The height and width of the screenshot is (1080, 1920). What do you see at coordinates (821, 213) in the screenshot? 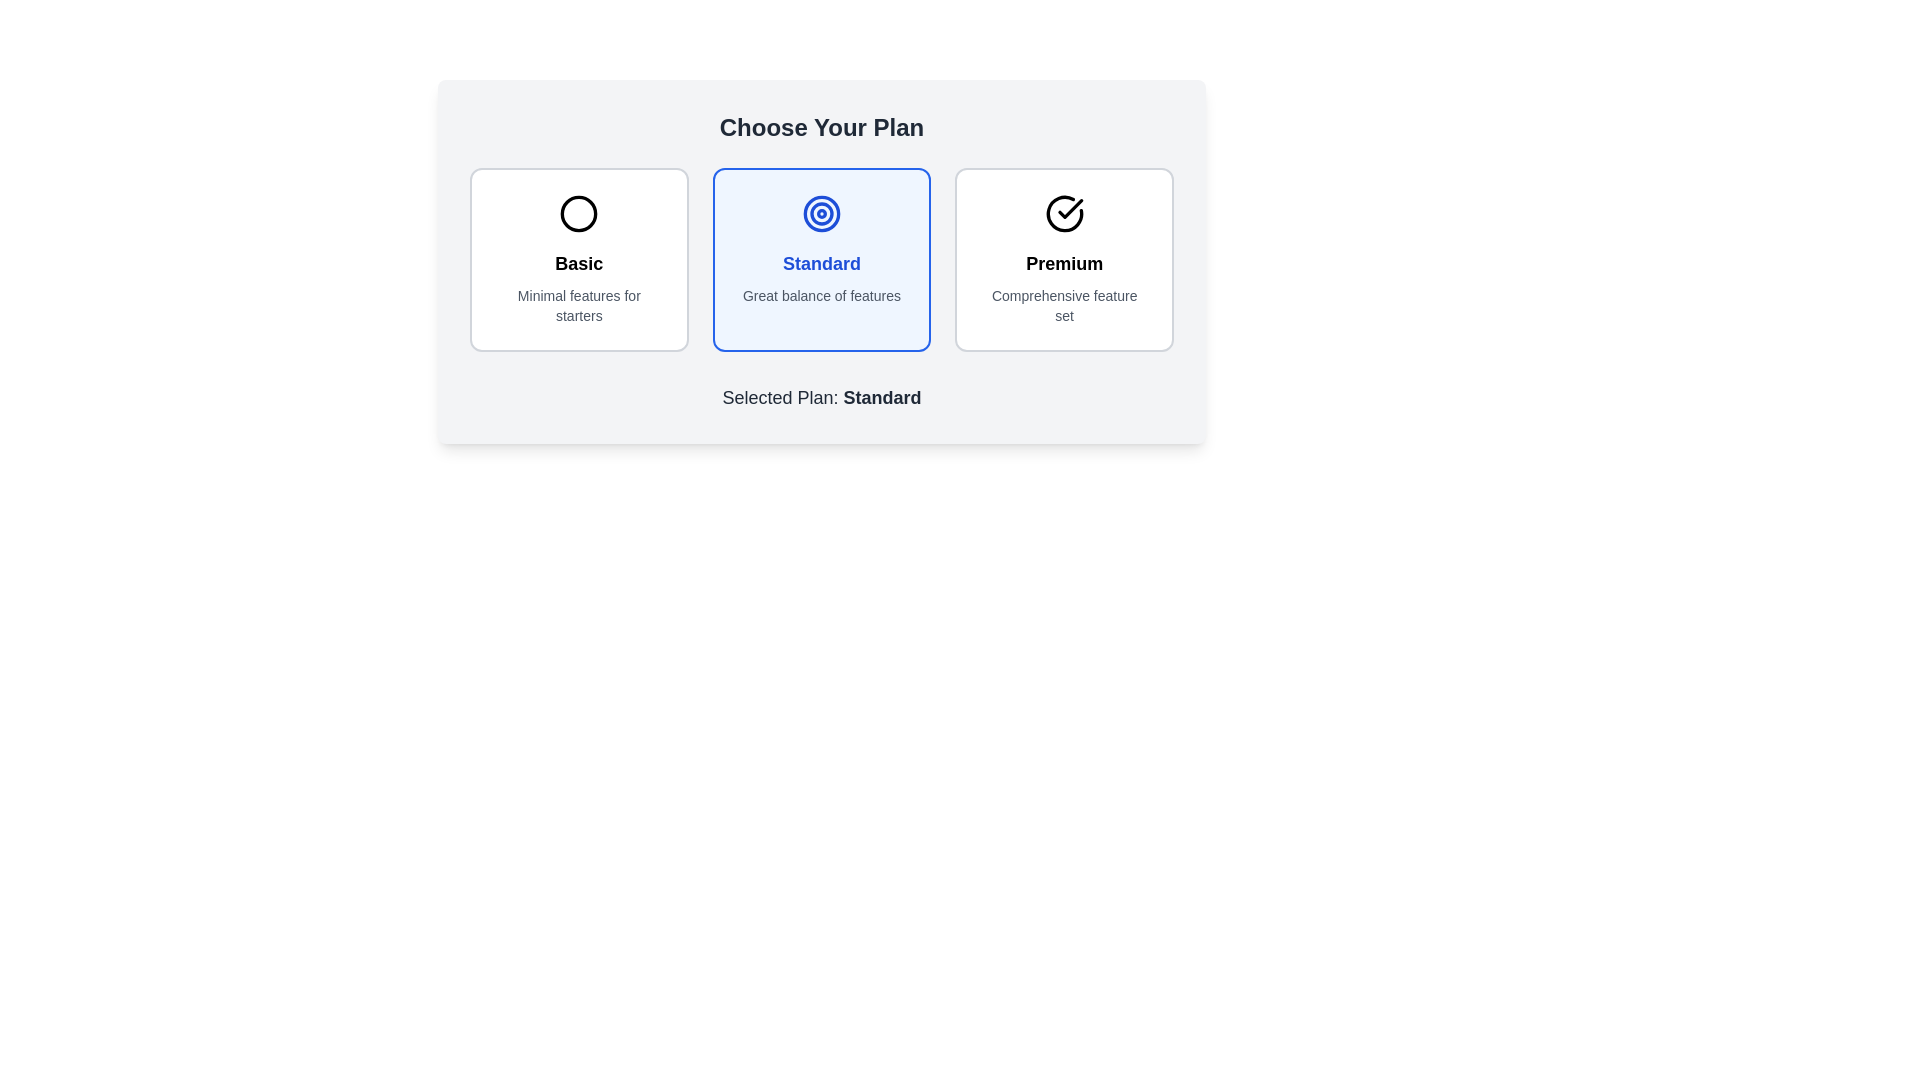
I see `the target icon, which is an SVG graphic with concentric circles and a bold blue appearance, centrally positioned above the text labels in the 'Standard' option card` at bounding box center [821, 213].